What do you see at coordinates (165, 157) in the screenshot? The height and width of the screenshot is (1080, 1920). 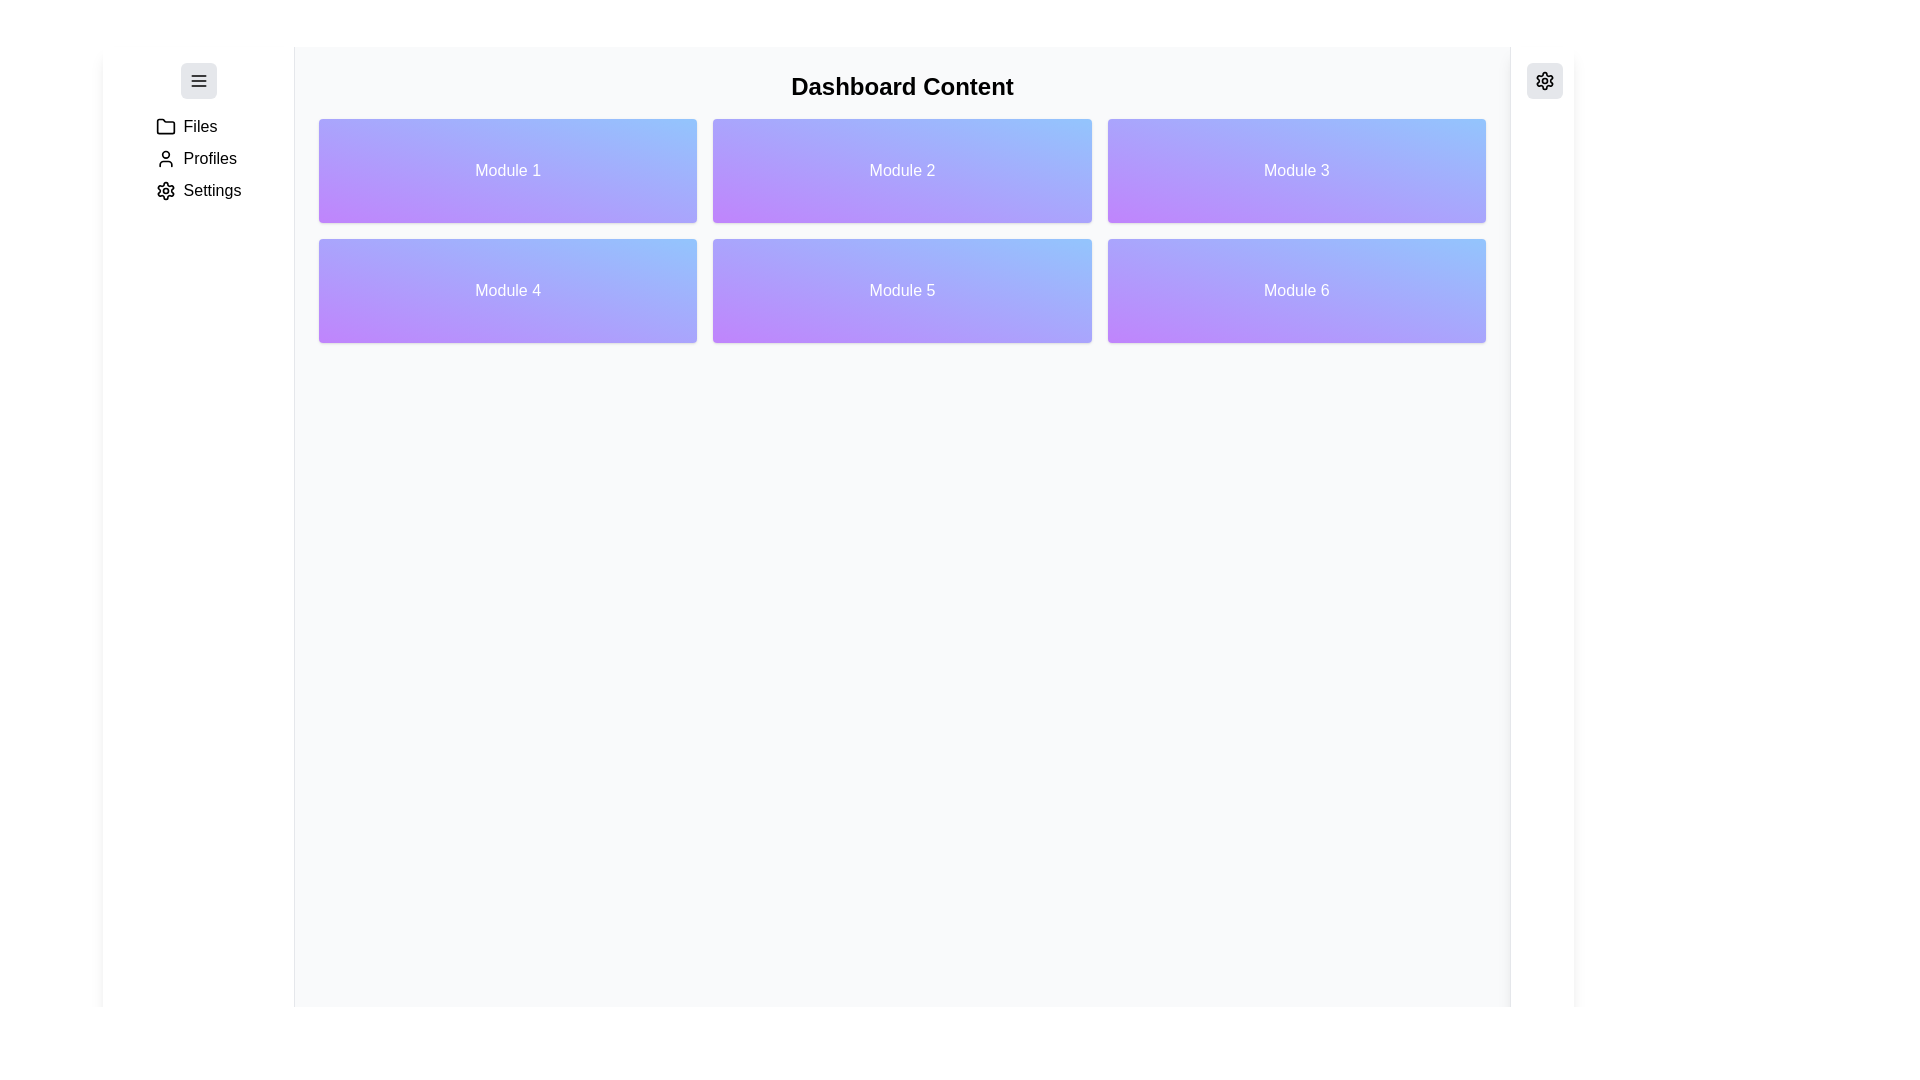 I see `the 'Profiles' icon located in the sidebar navigation panel, which is positioned second from the top and adjacent to the text 'Profiles'` at bounding box center [165, 157].